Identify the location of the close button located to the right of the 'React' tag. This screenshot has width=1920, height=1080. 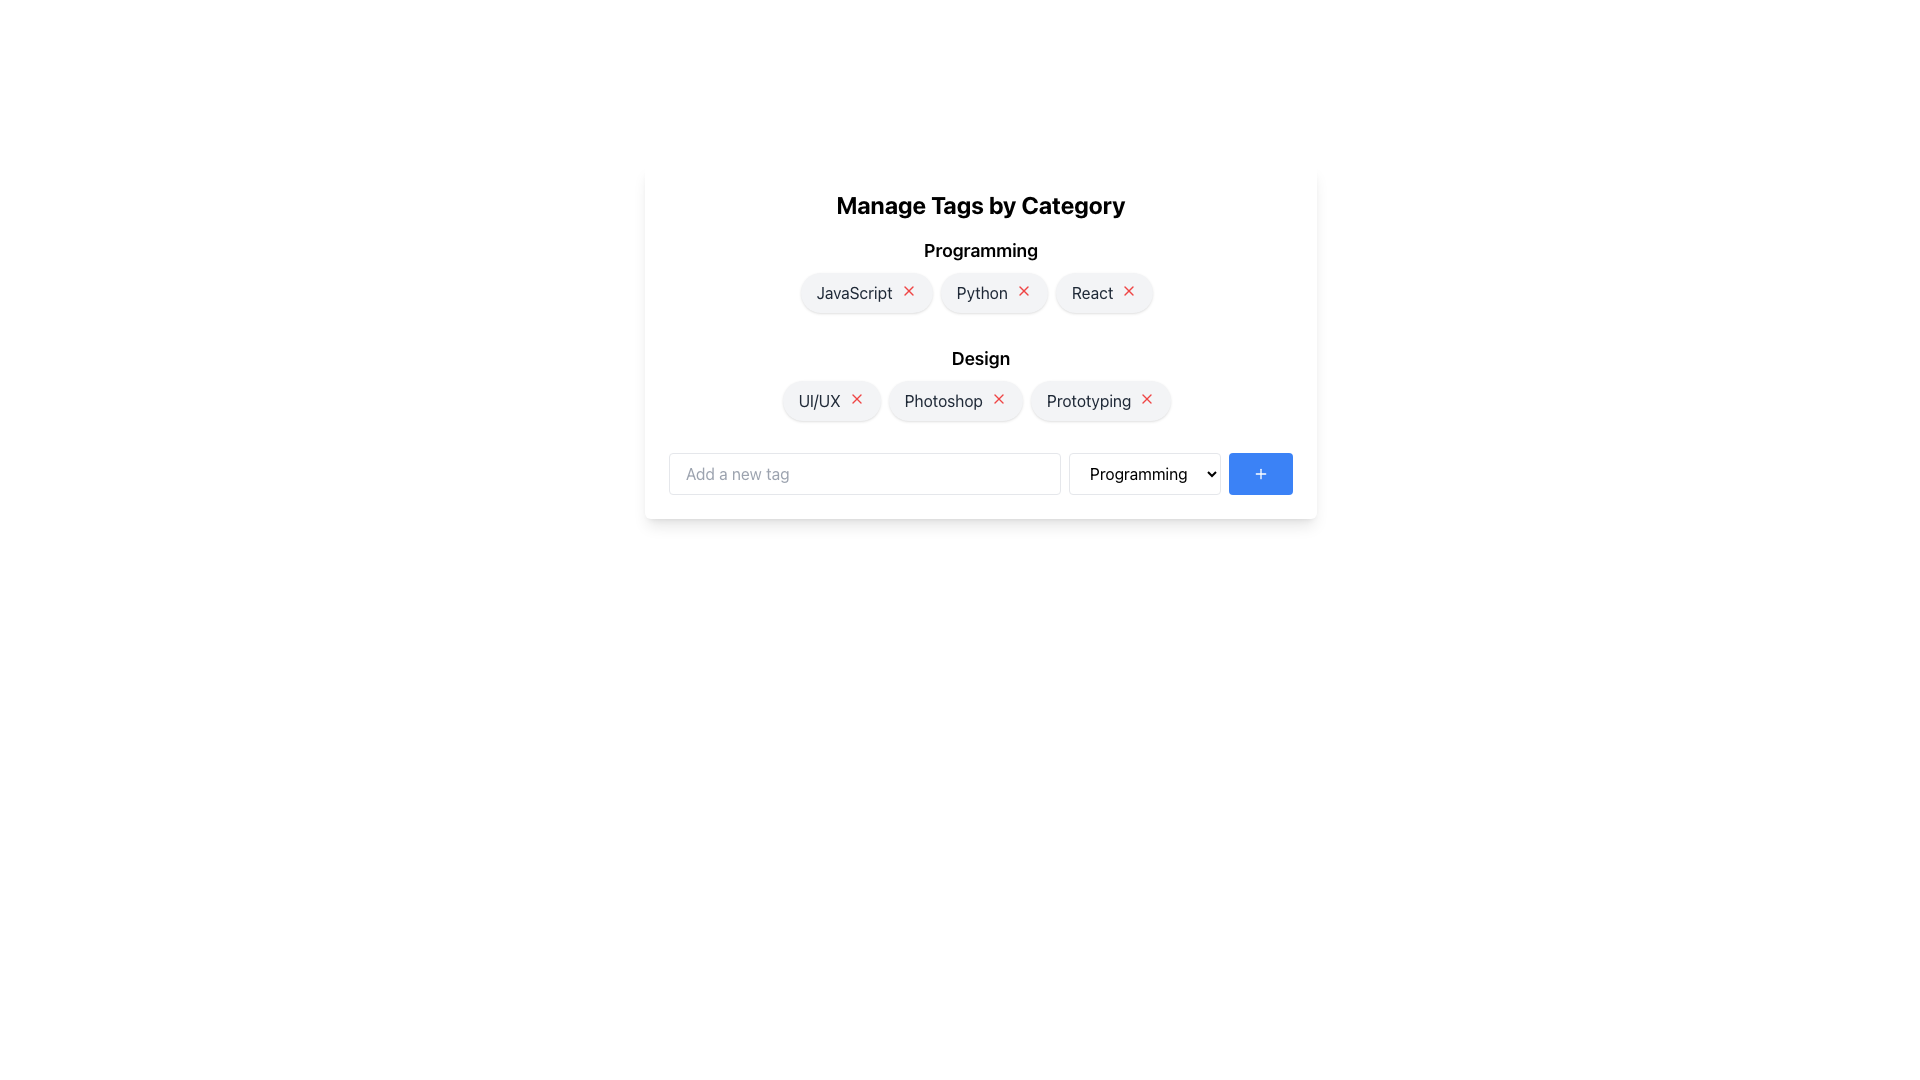
(1129, 290).